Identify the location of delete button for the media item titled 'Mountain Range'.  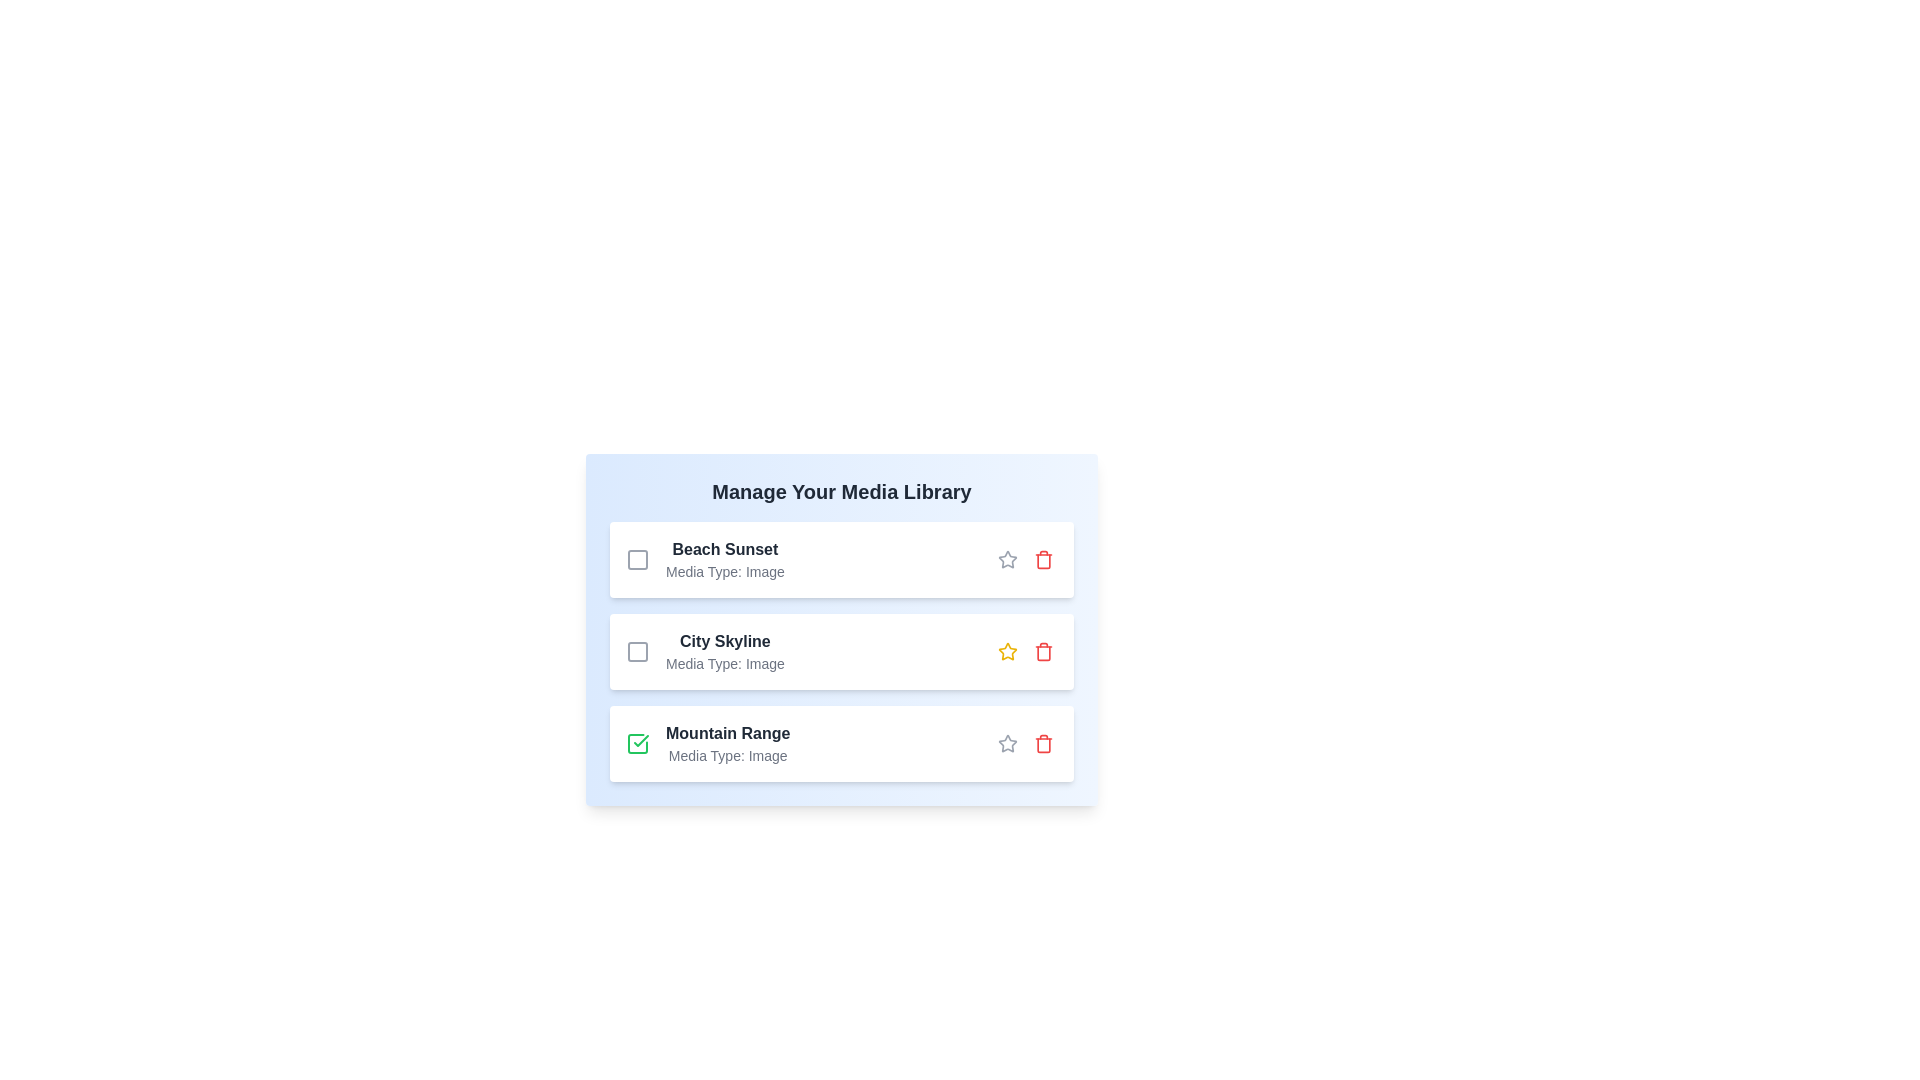
(1042, 744).